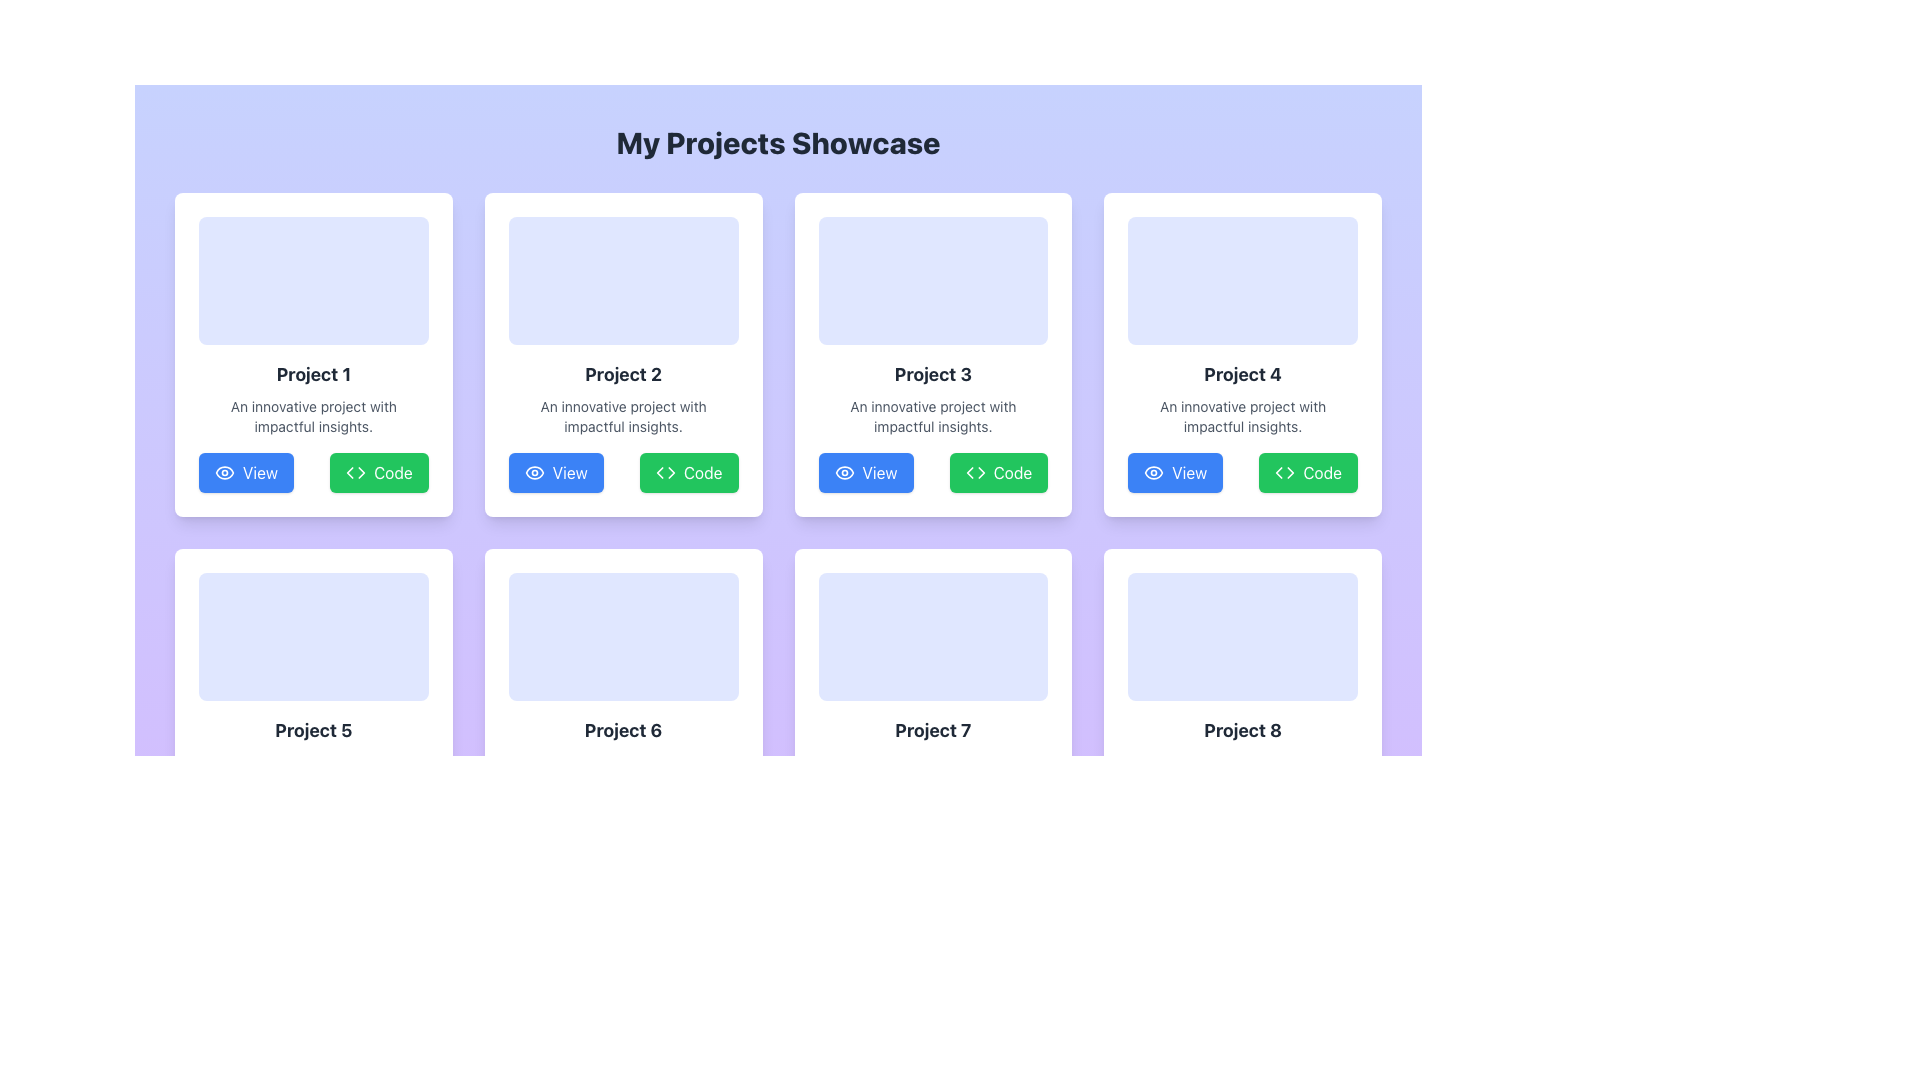 The image size is (1920, 1080). I want to click on the 'View' icon located within the button below the 'Project 4' card, so click(1154, 473).